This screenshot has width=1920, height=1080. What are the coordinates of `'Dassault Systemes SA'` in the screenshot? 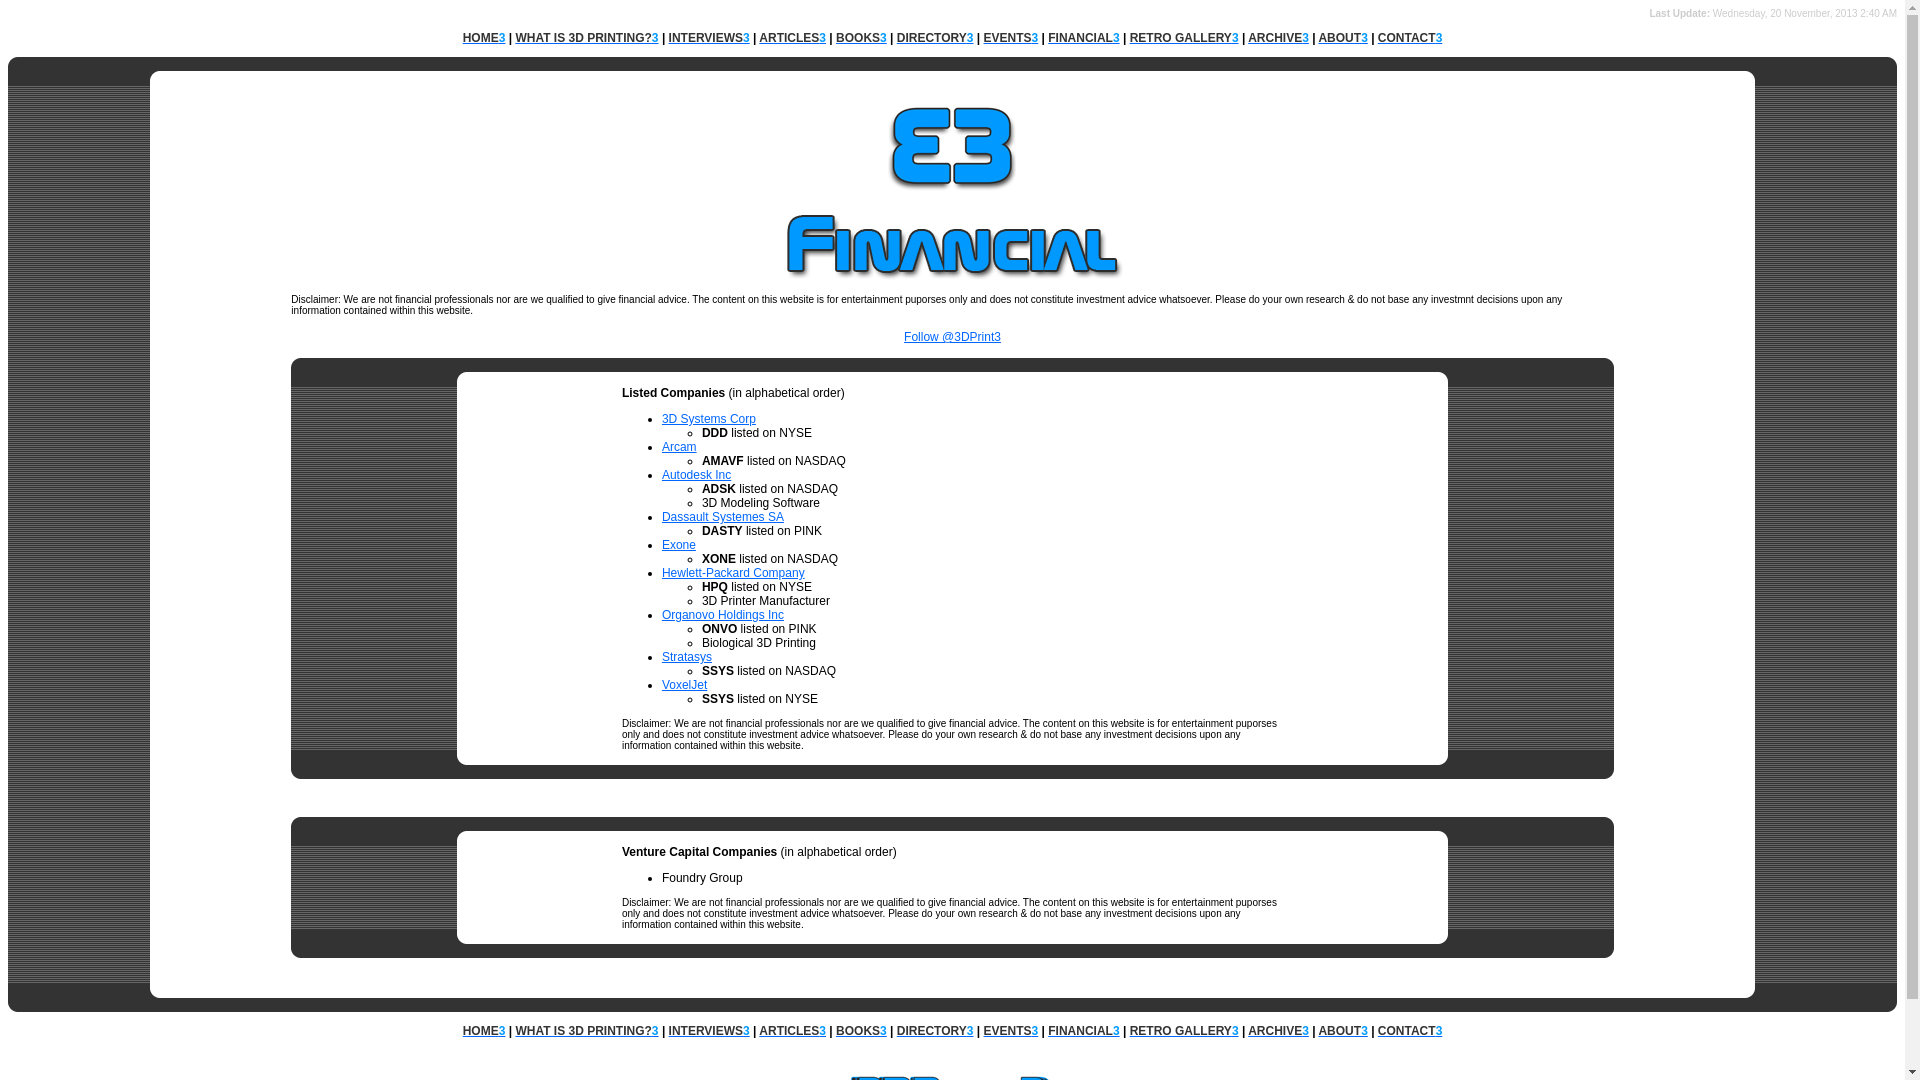 It's located at (722, 515).